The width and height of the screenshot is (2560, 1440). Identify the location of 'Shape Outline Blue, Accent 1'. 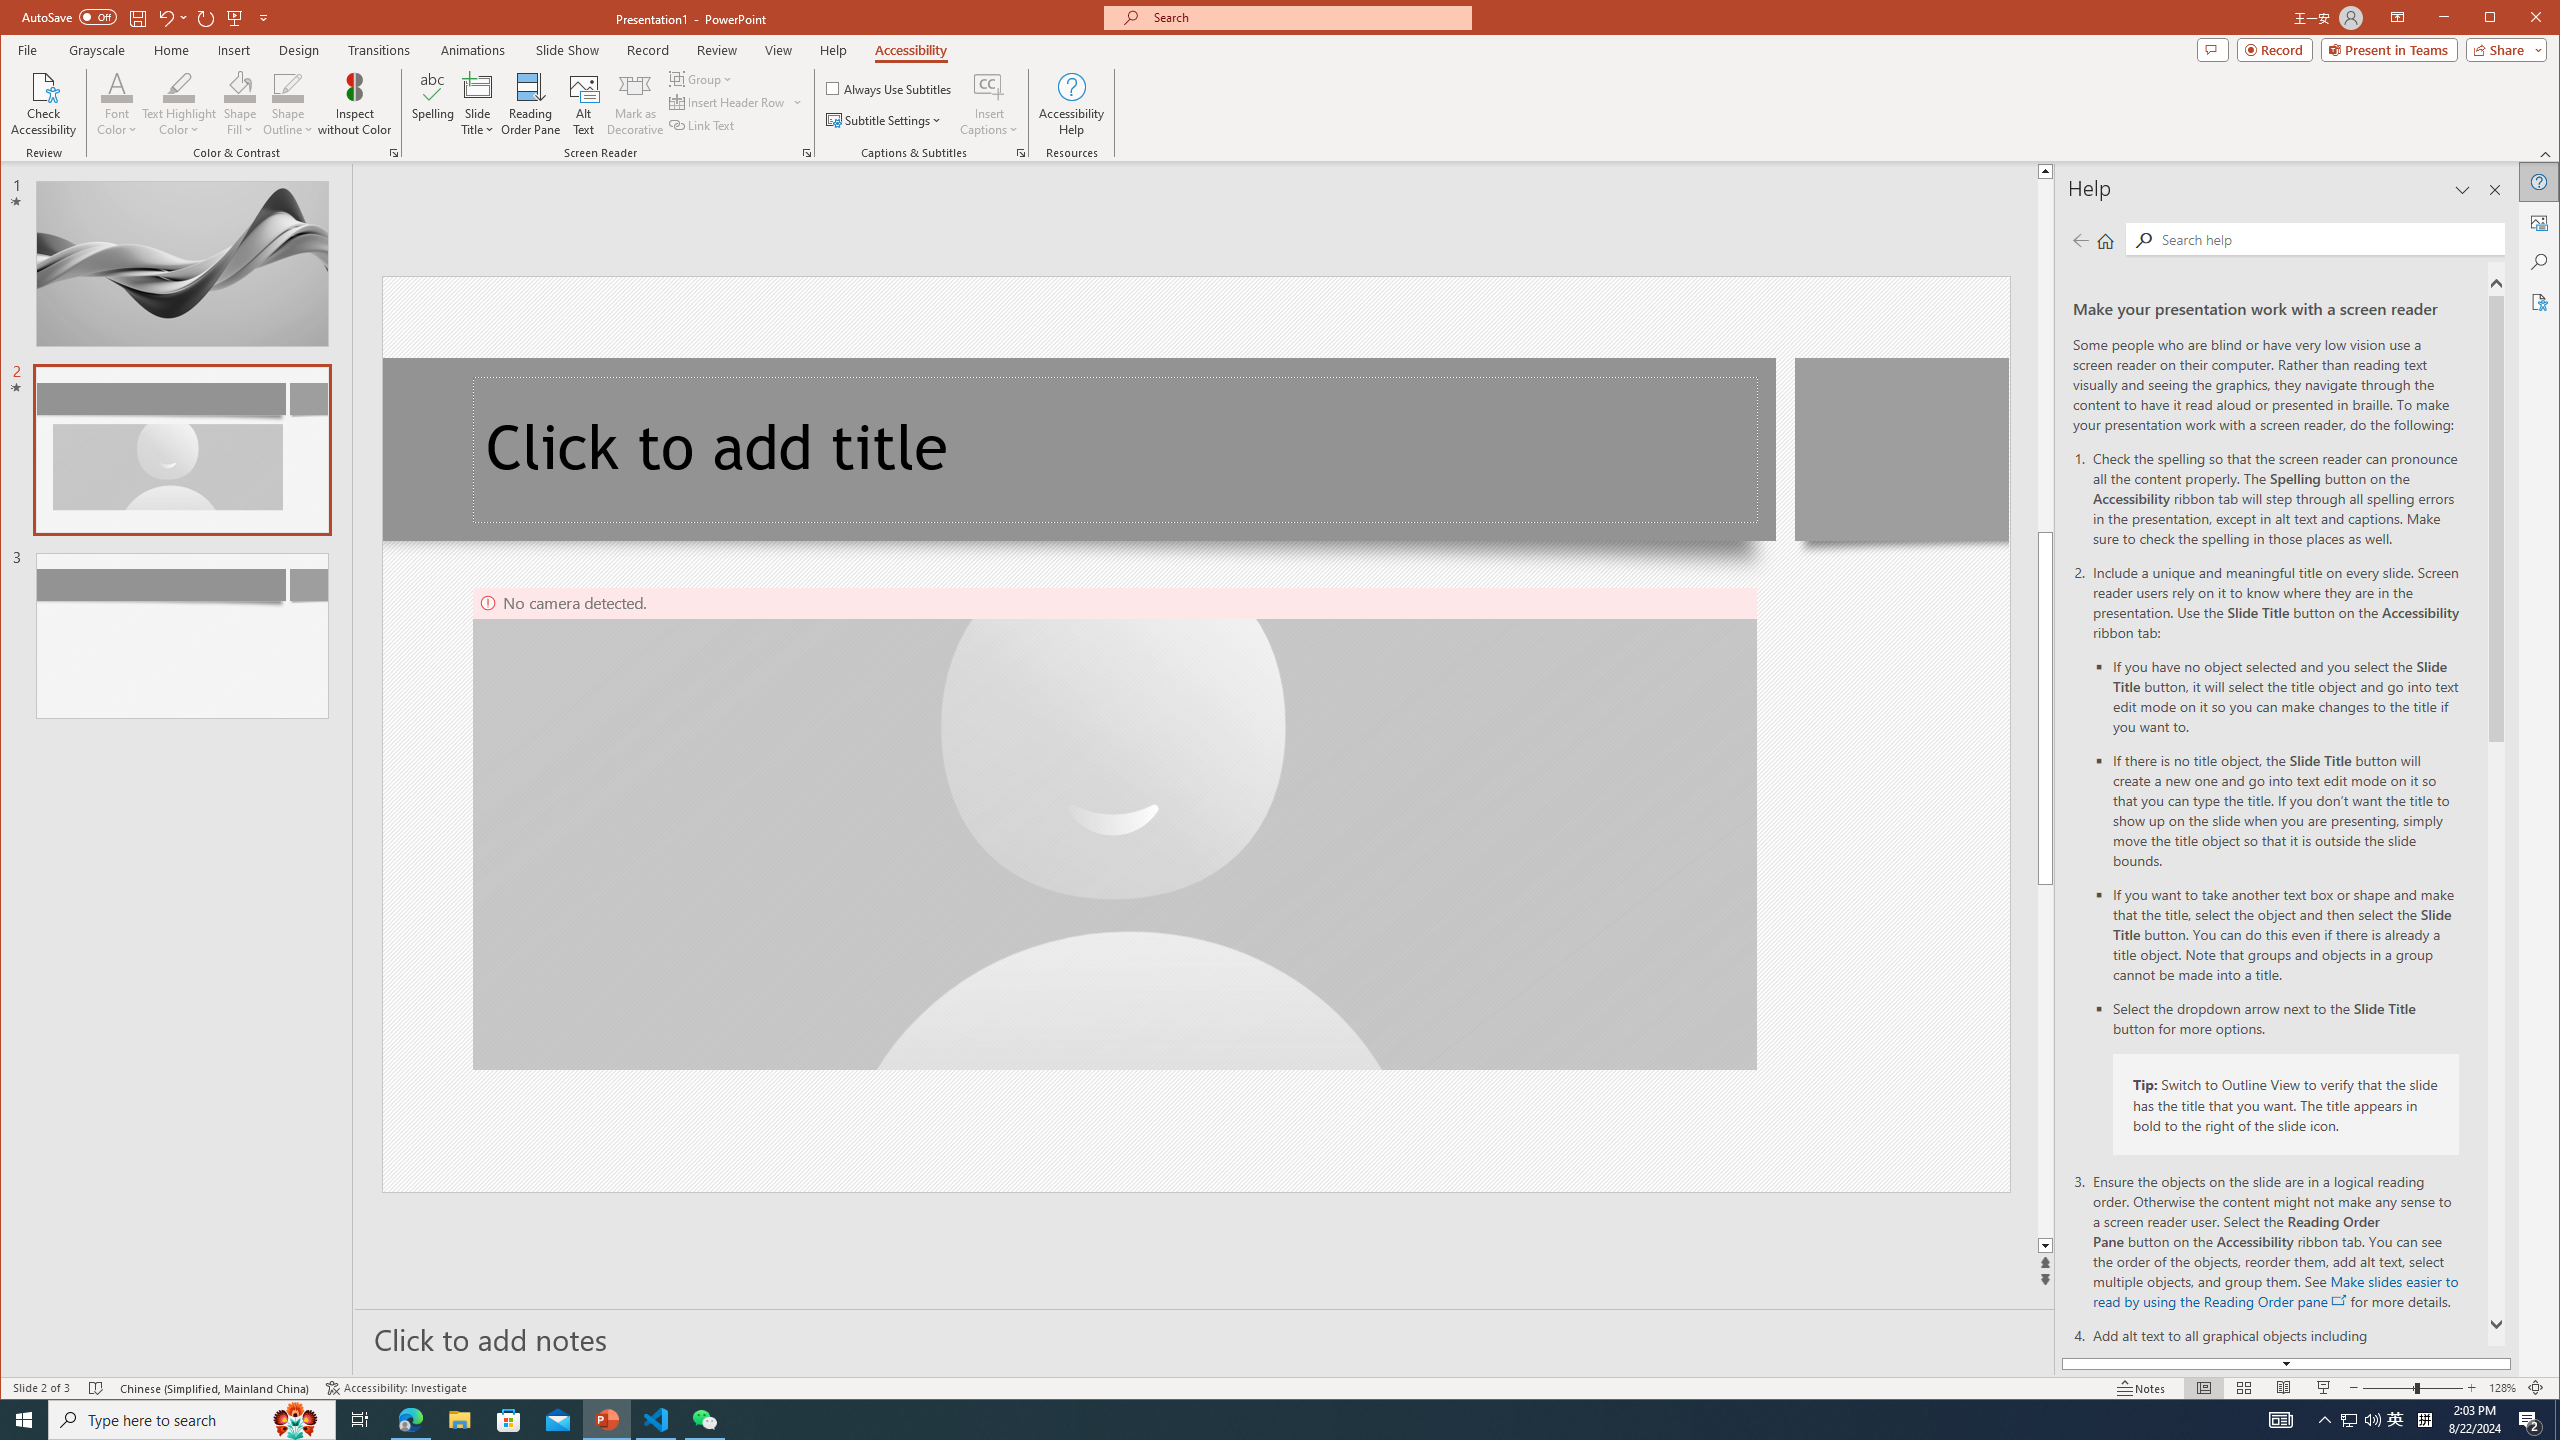
(288, 85).